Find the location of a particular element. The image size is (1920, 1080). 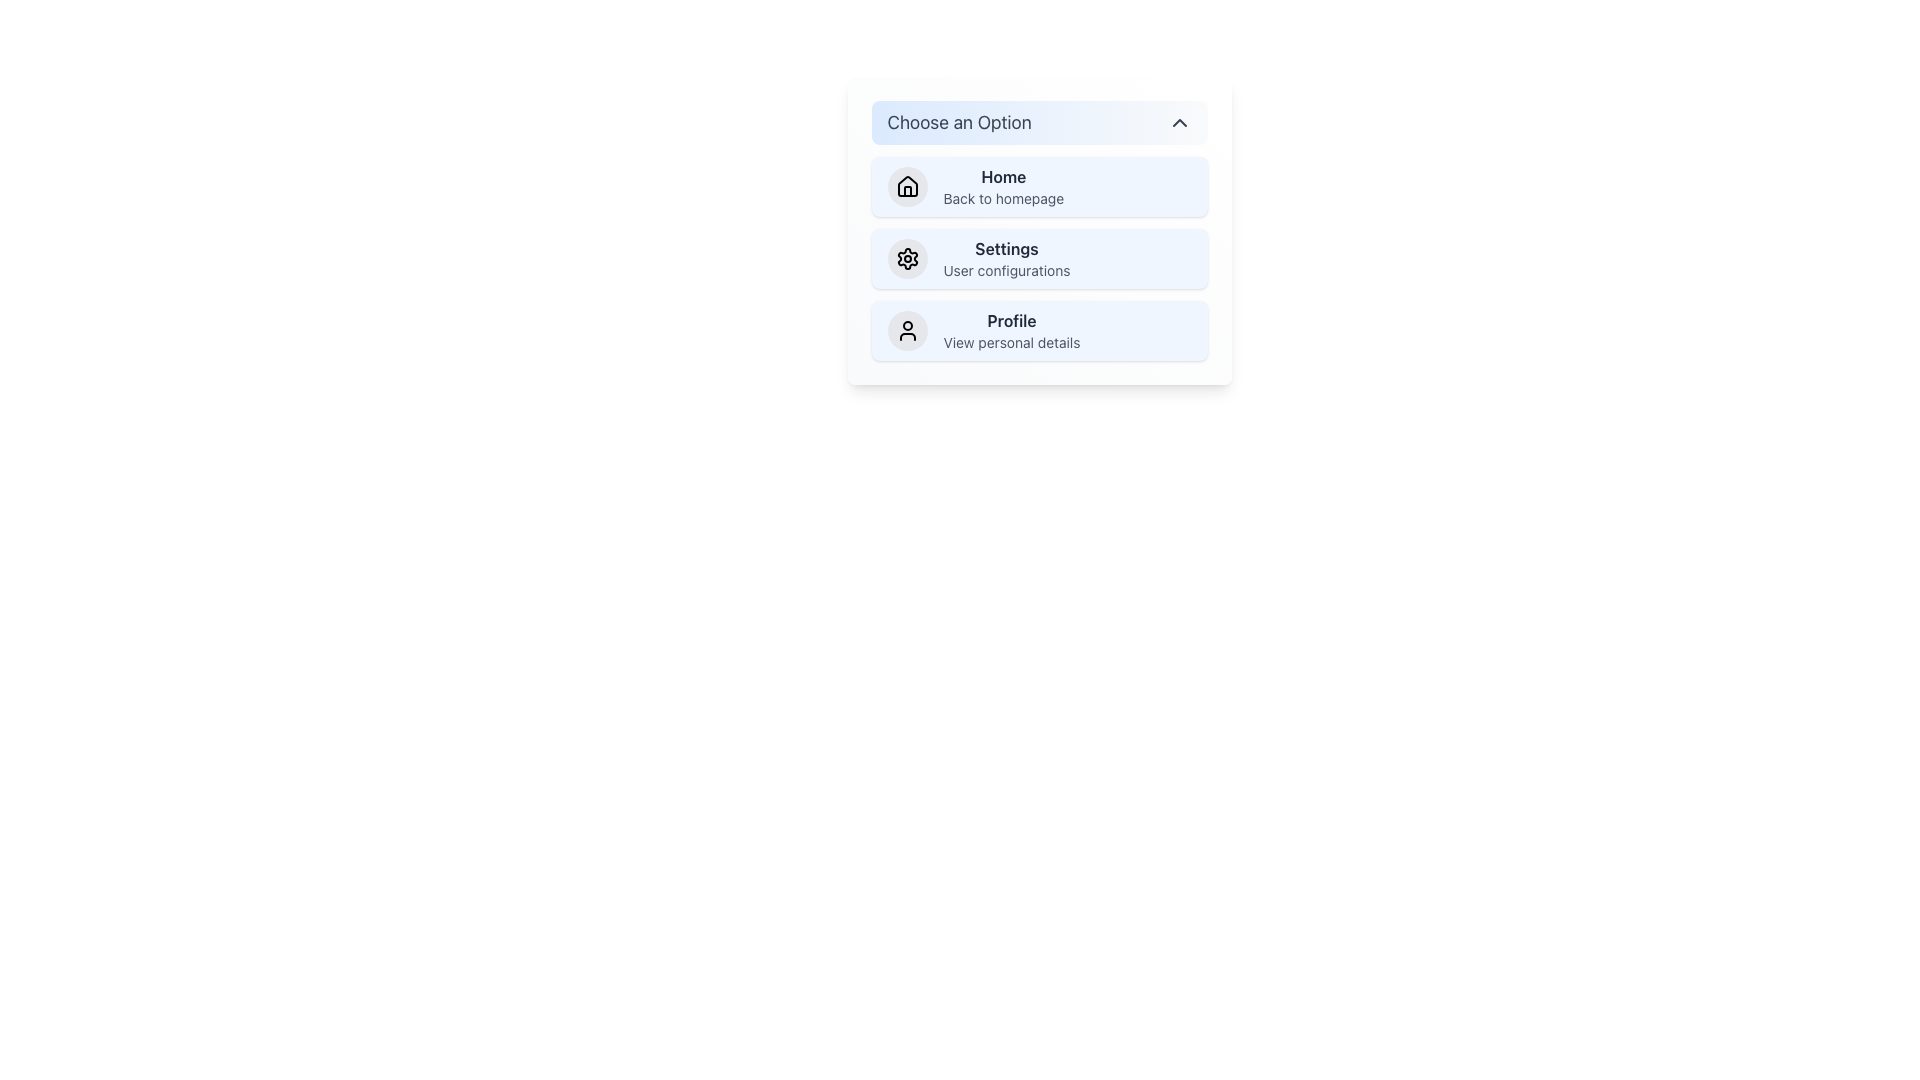

the 'Settings' button, which is the second option in a vertical list of three buttons is located at coordinates (1039, 230).